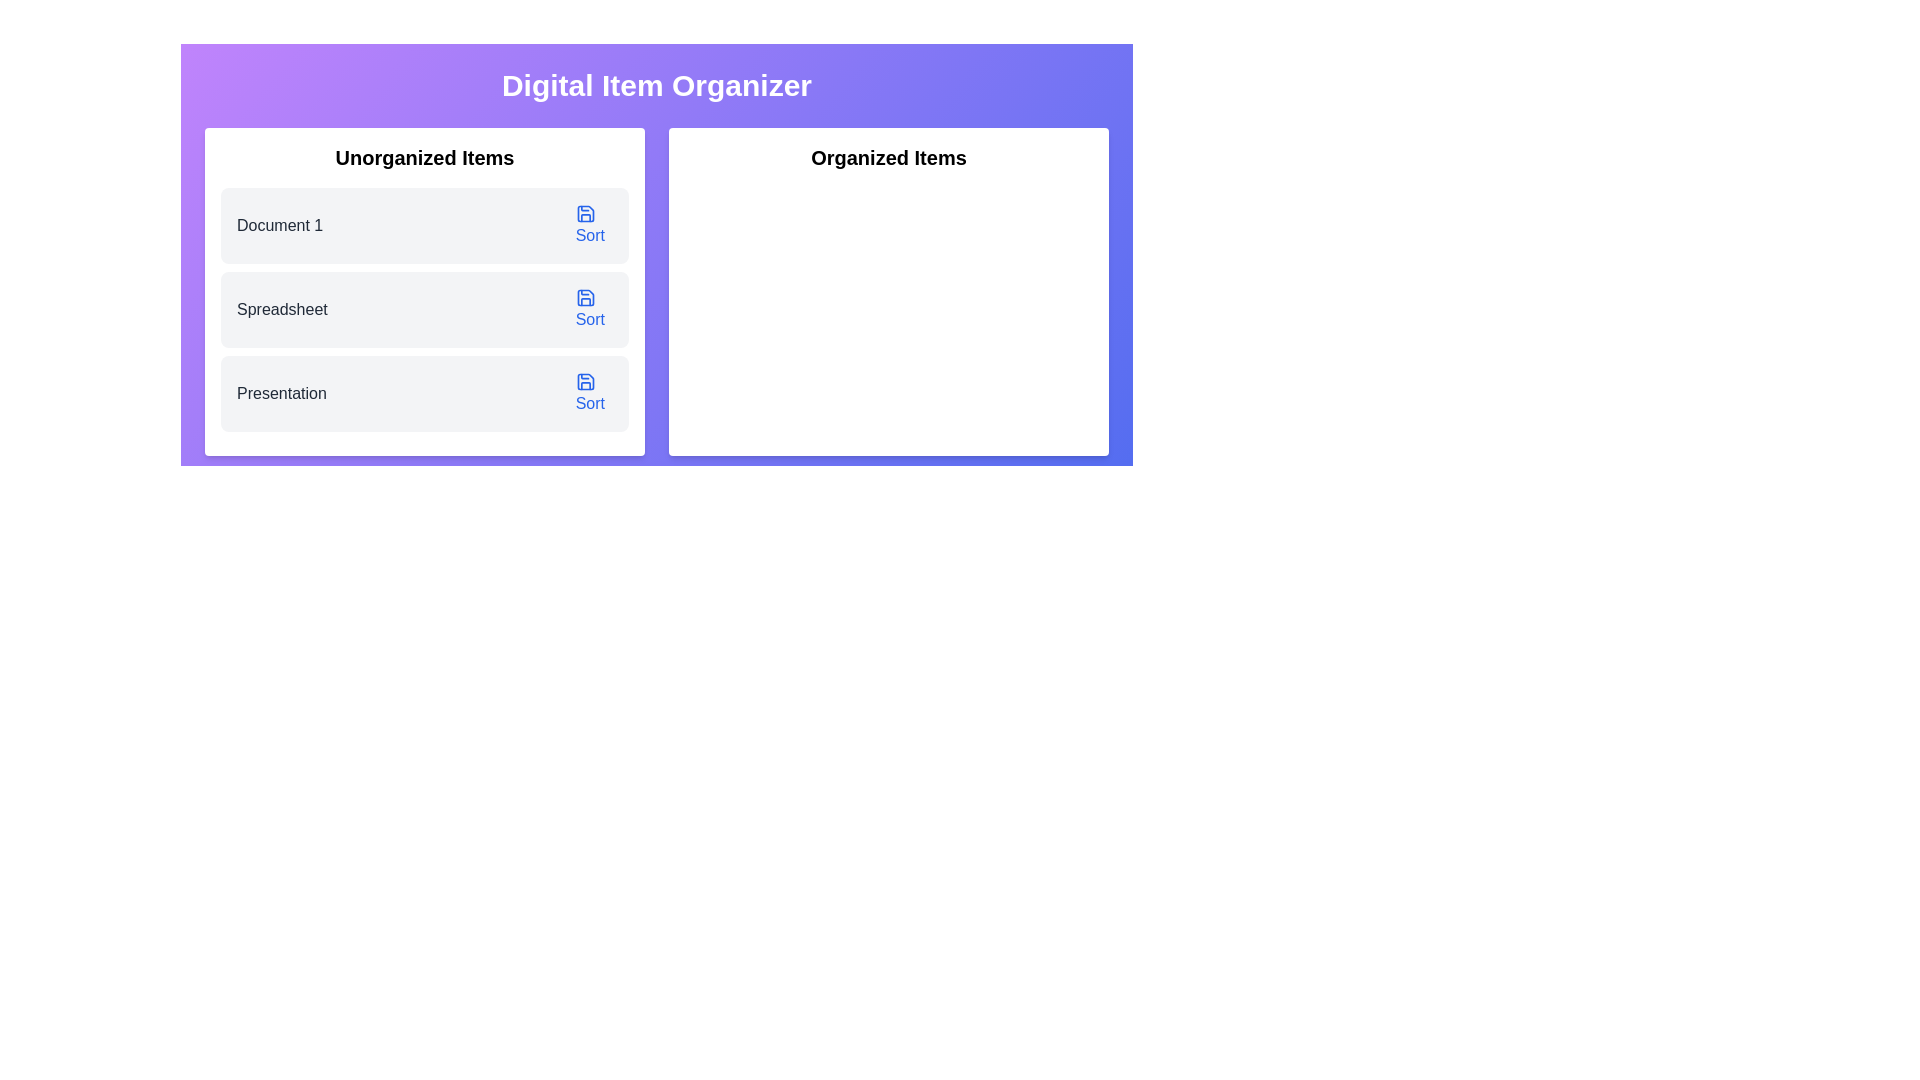 The height and width of the screenshot is (1080, 1920). What do you see at coordinates (657, 292) in the screenshot?
I see `and drop items from the 'Unorganized Items' column` at bounding box center [657, 292].